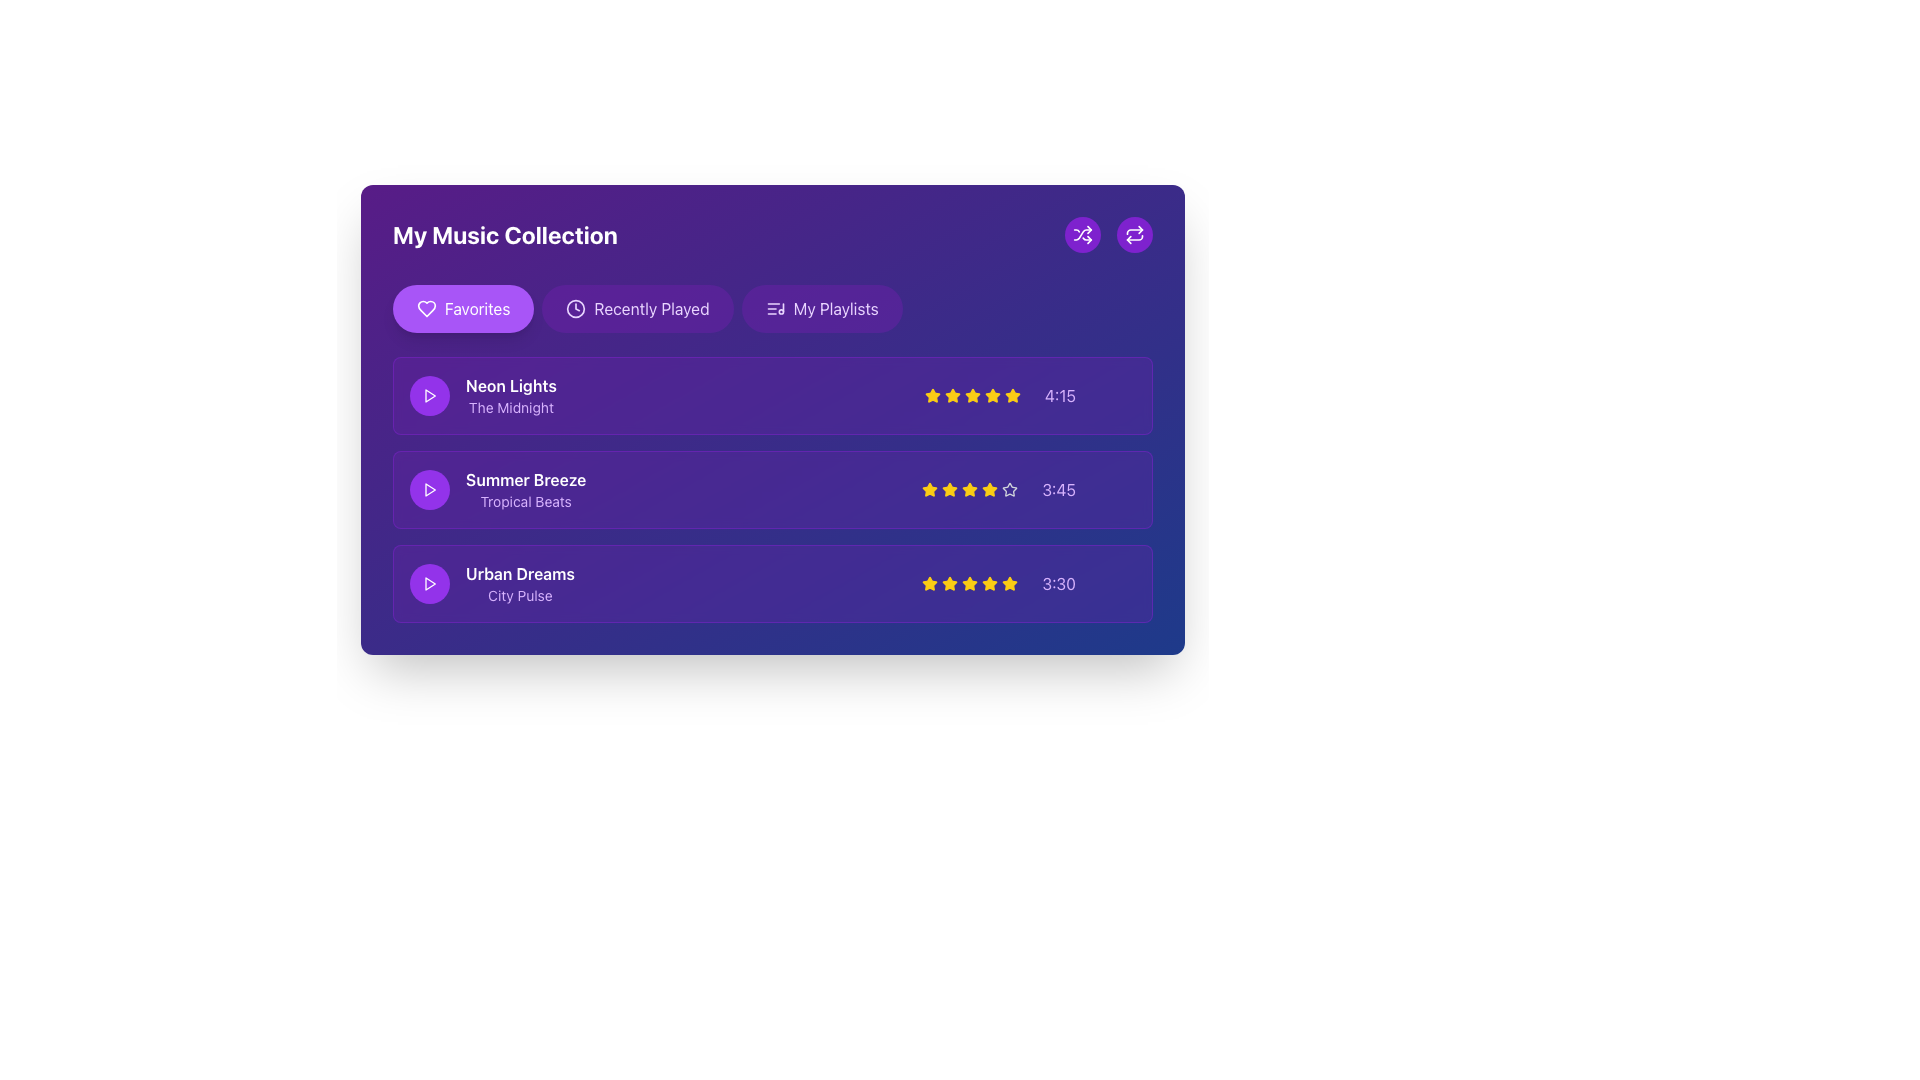  Describe the element at coordinates (990, 489) in the screenshot. I see `the fourth yellow star icon used for rating the 'Summer Breeze' song` at that location.